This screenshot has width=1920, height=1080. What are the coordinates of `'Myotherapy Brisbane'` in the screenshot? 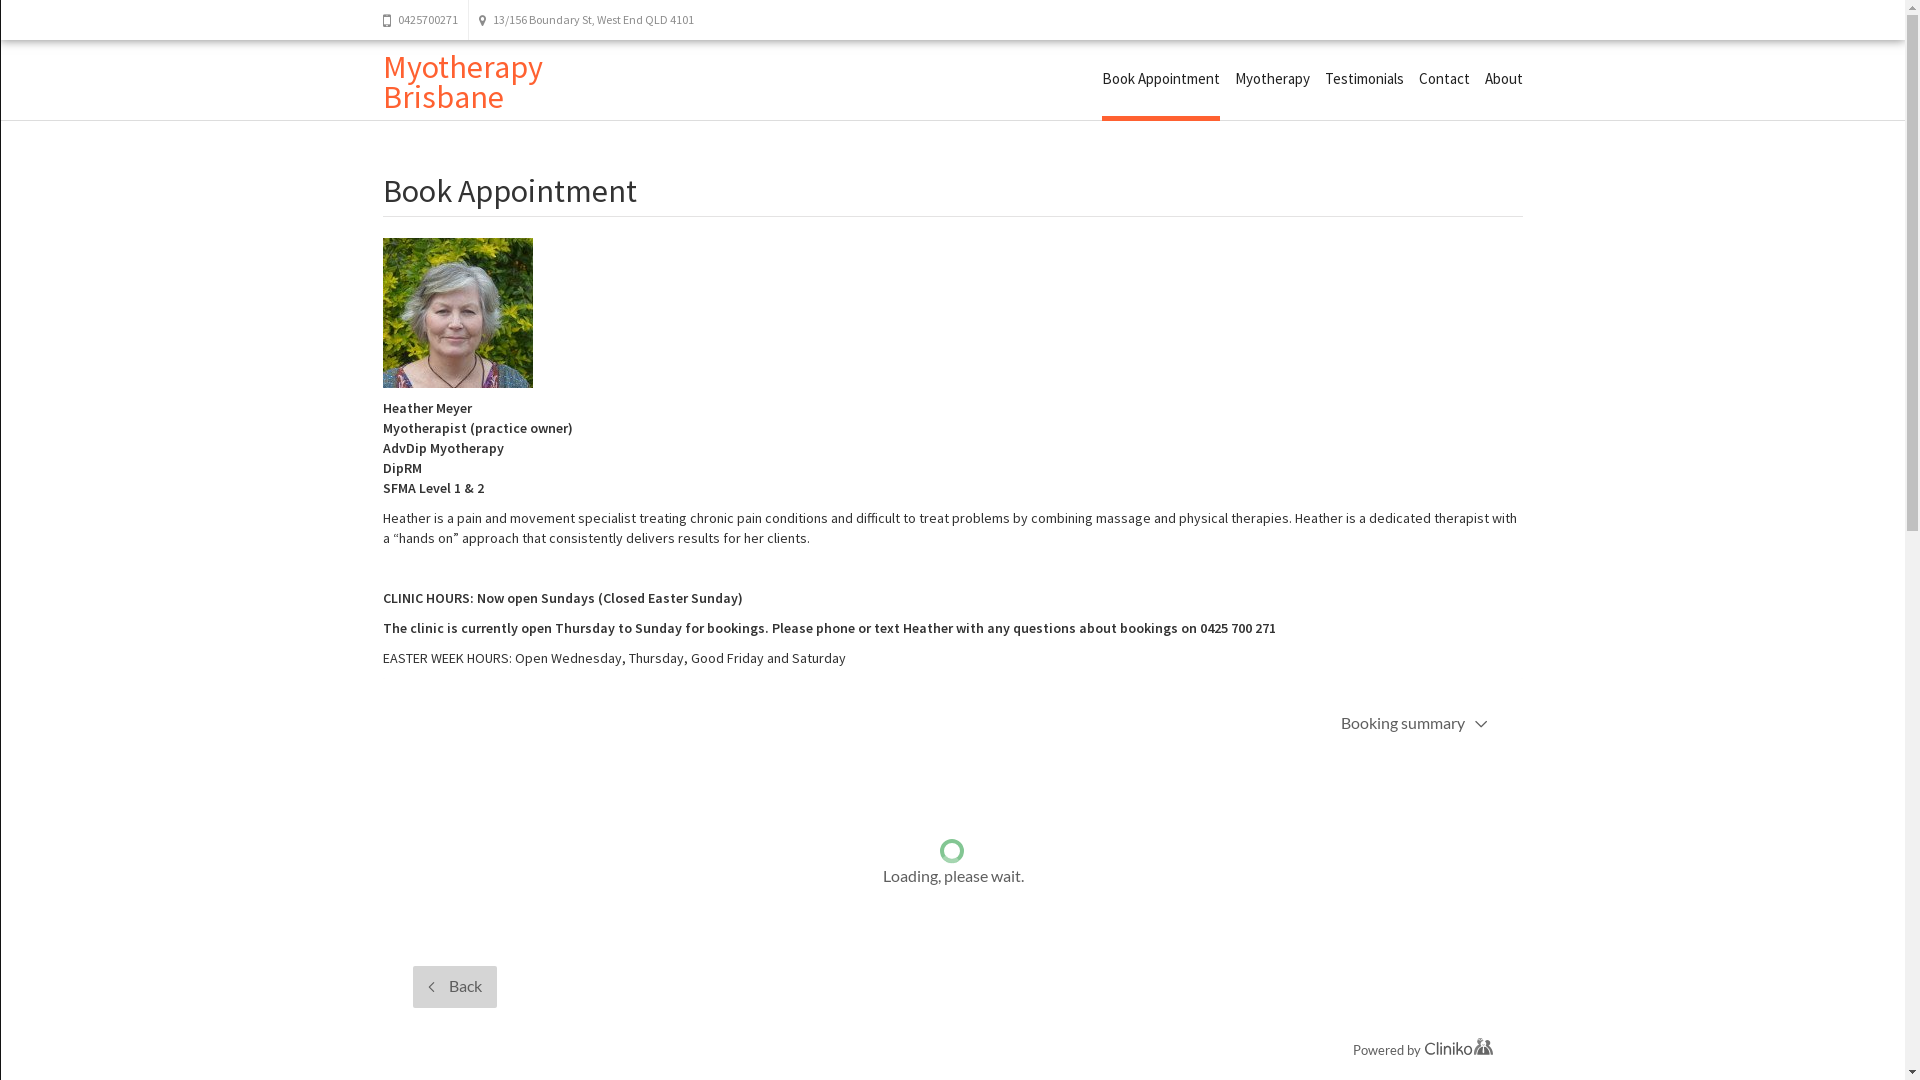 It's located at (460, 80).